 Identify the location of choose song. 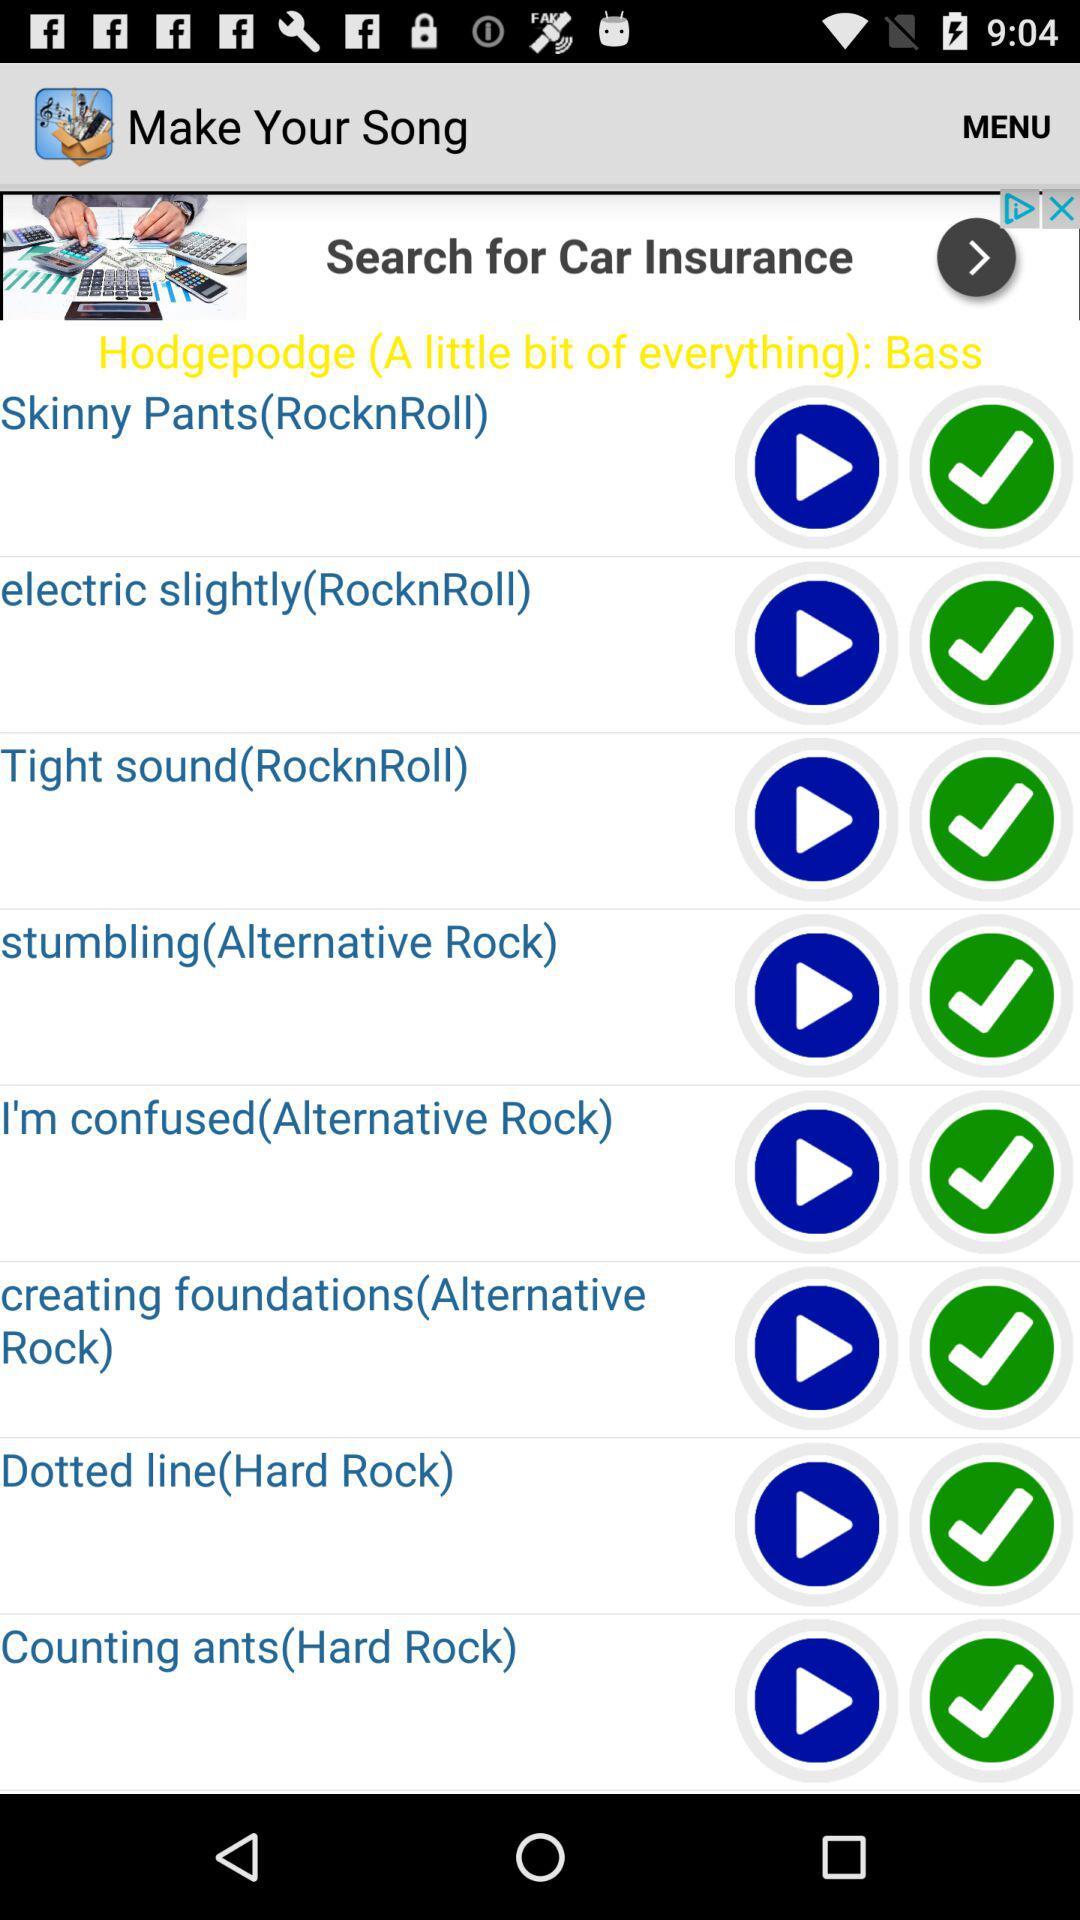
(992, 1173).